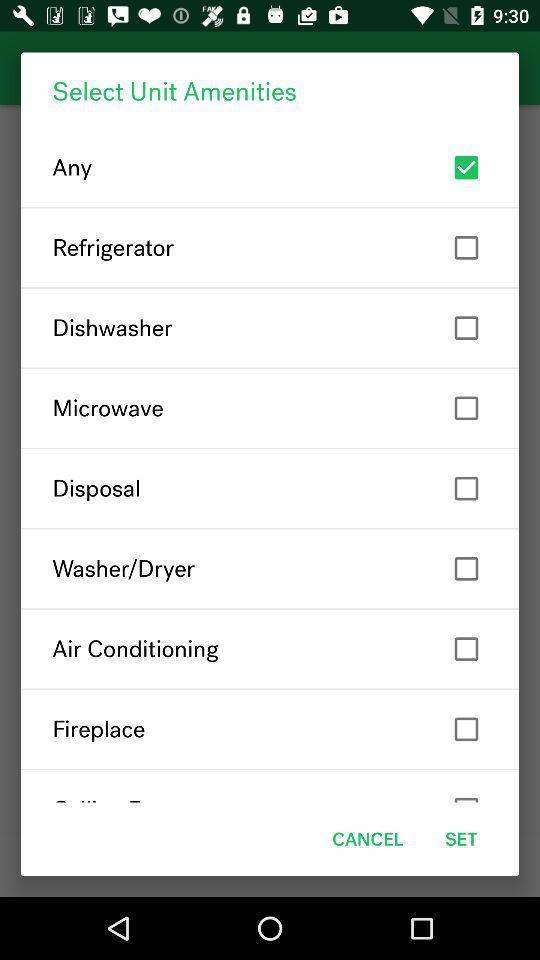 The width and height of the screenshot is (540, 960). What do you see at coordinates (270, 328) in the screenshot?
I see `item above microwave item` at bounding box center [270, 328].